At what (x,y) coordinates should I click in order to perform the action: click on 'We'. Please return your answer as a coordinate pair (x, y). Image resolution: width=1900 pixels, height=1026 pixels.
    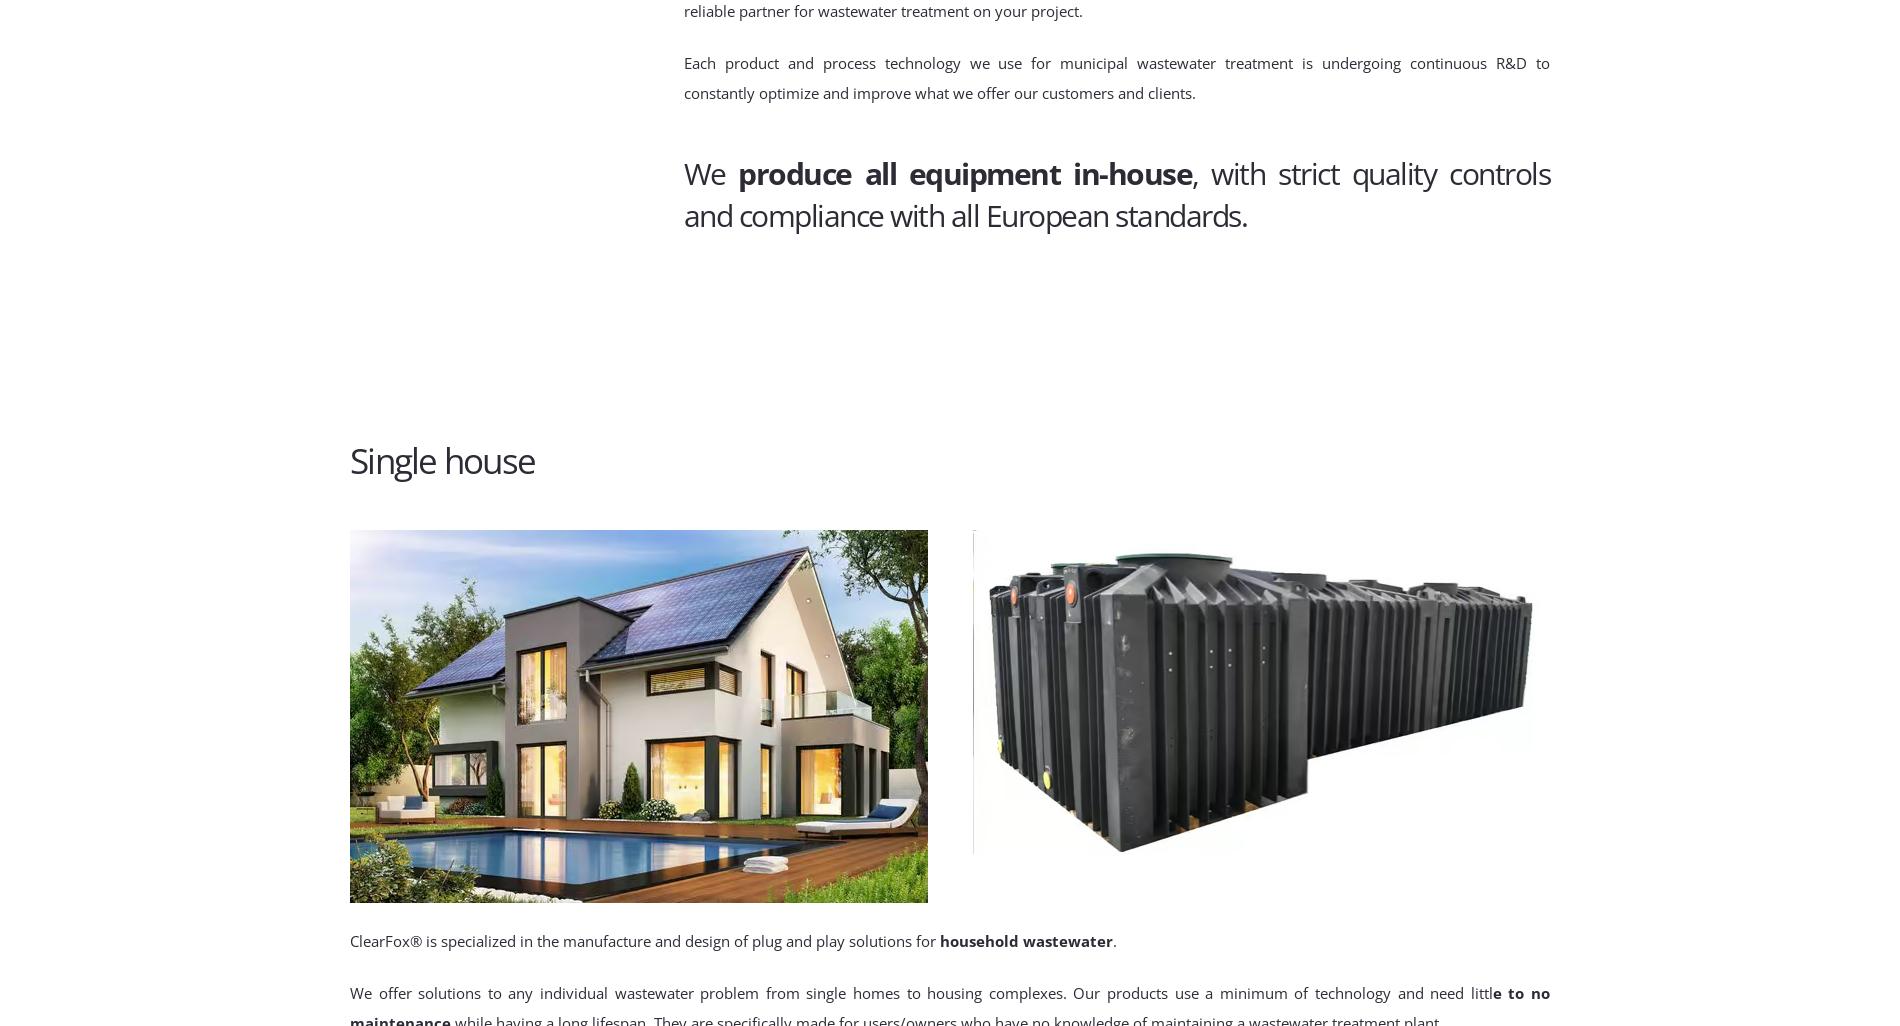
    Looking at the image, I should click on (683, 172).